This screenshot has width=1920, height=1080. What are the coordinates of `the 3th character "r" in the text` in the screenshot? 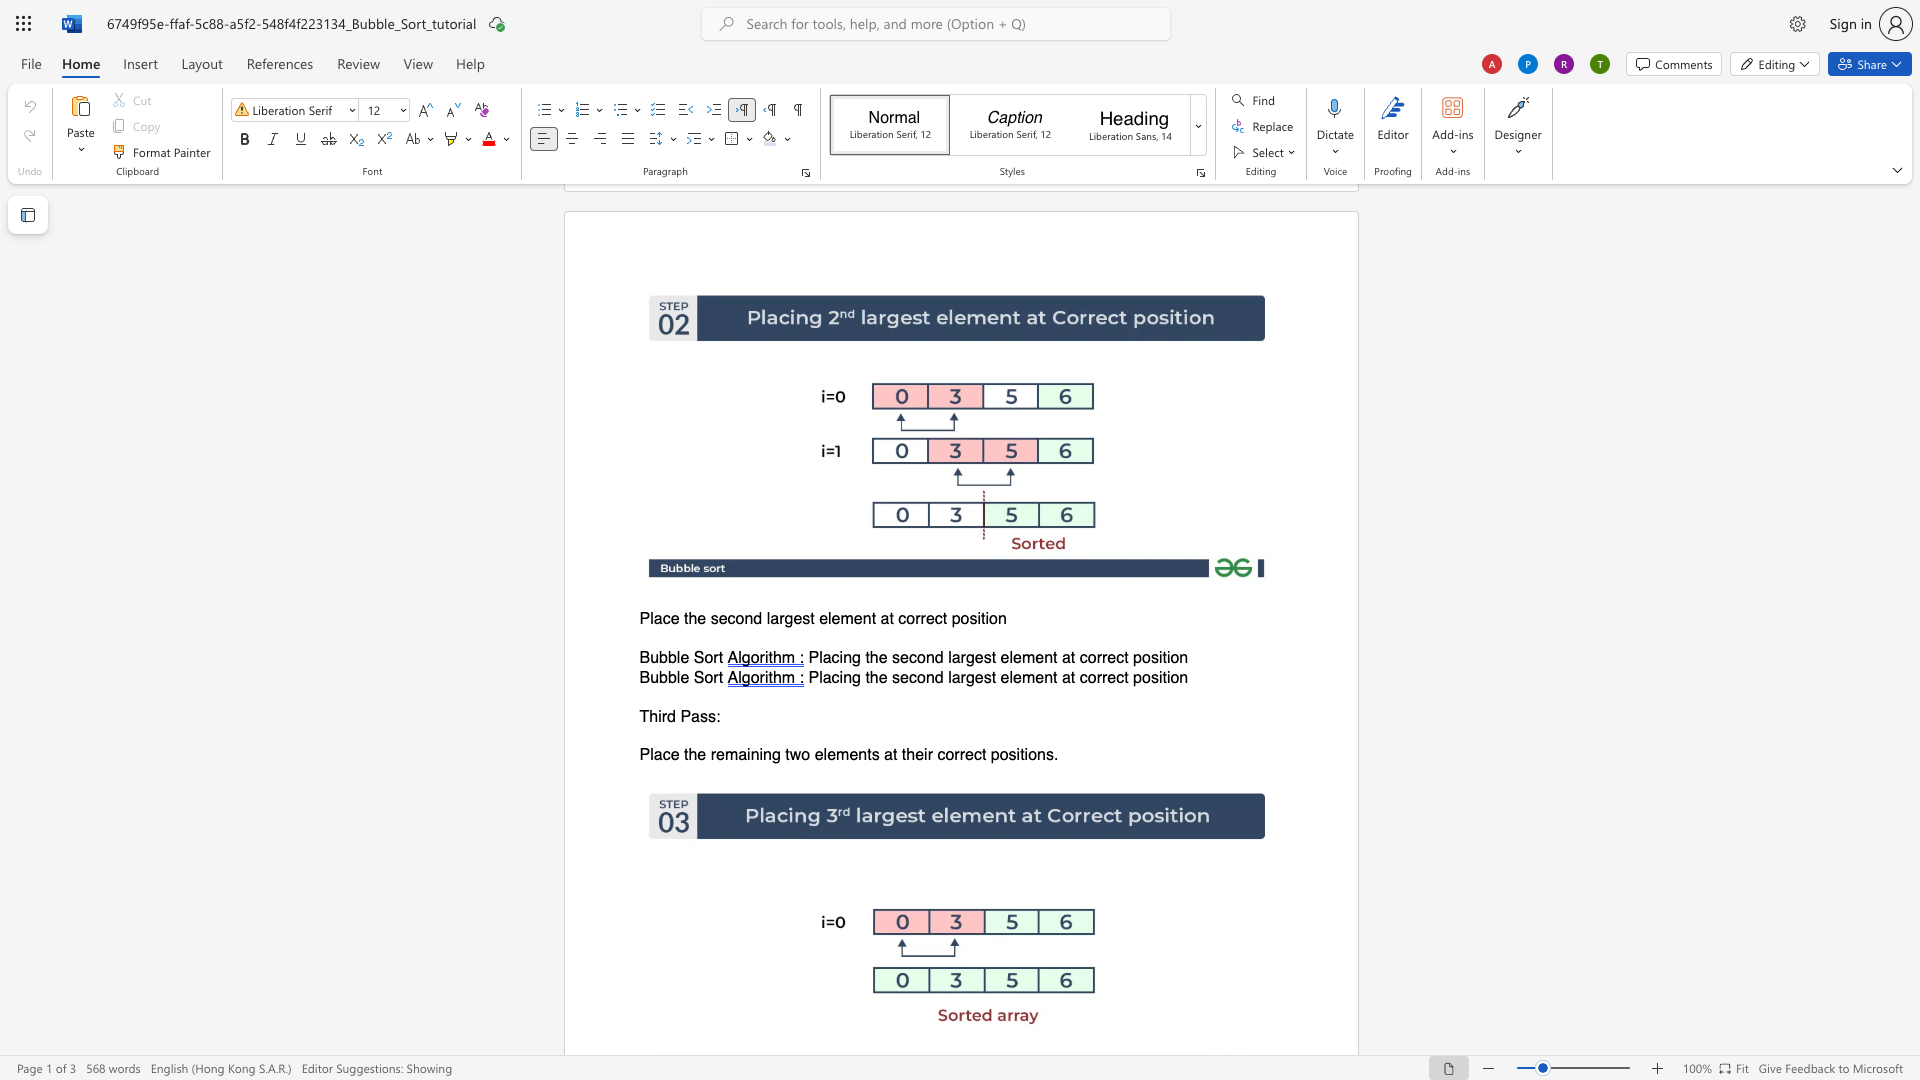 It's located at (955, 755).